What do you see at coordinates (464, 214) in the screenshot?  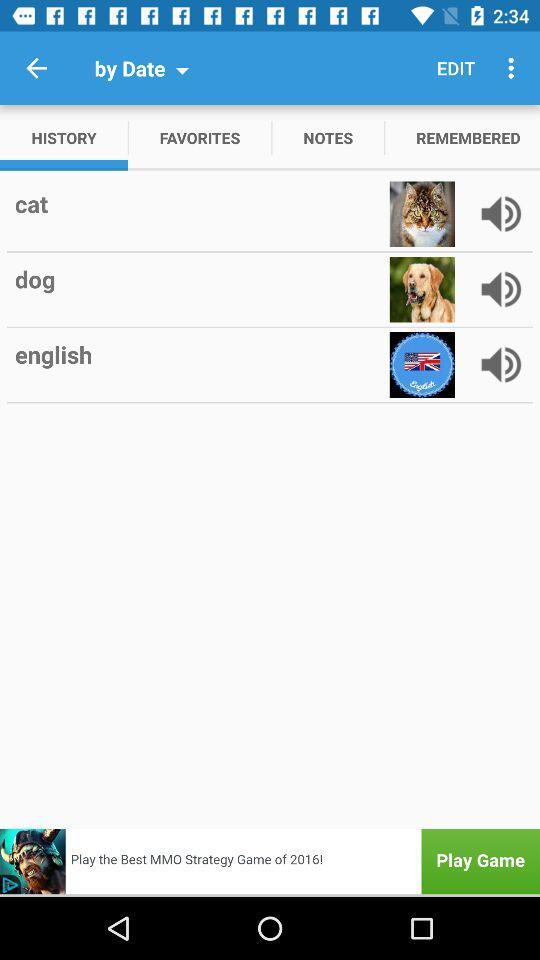 I see `item below the remembered` at bounding box center [464, 214].